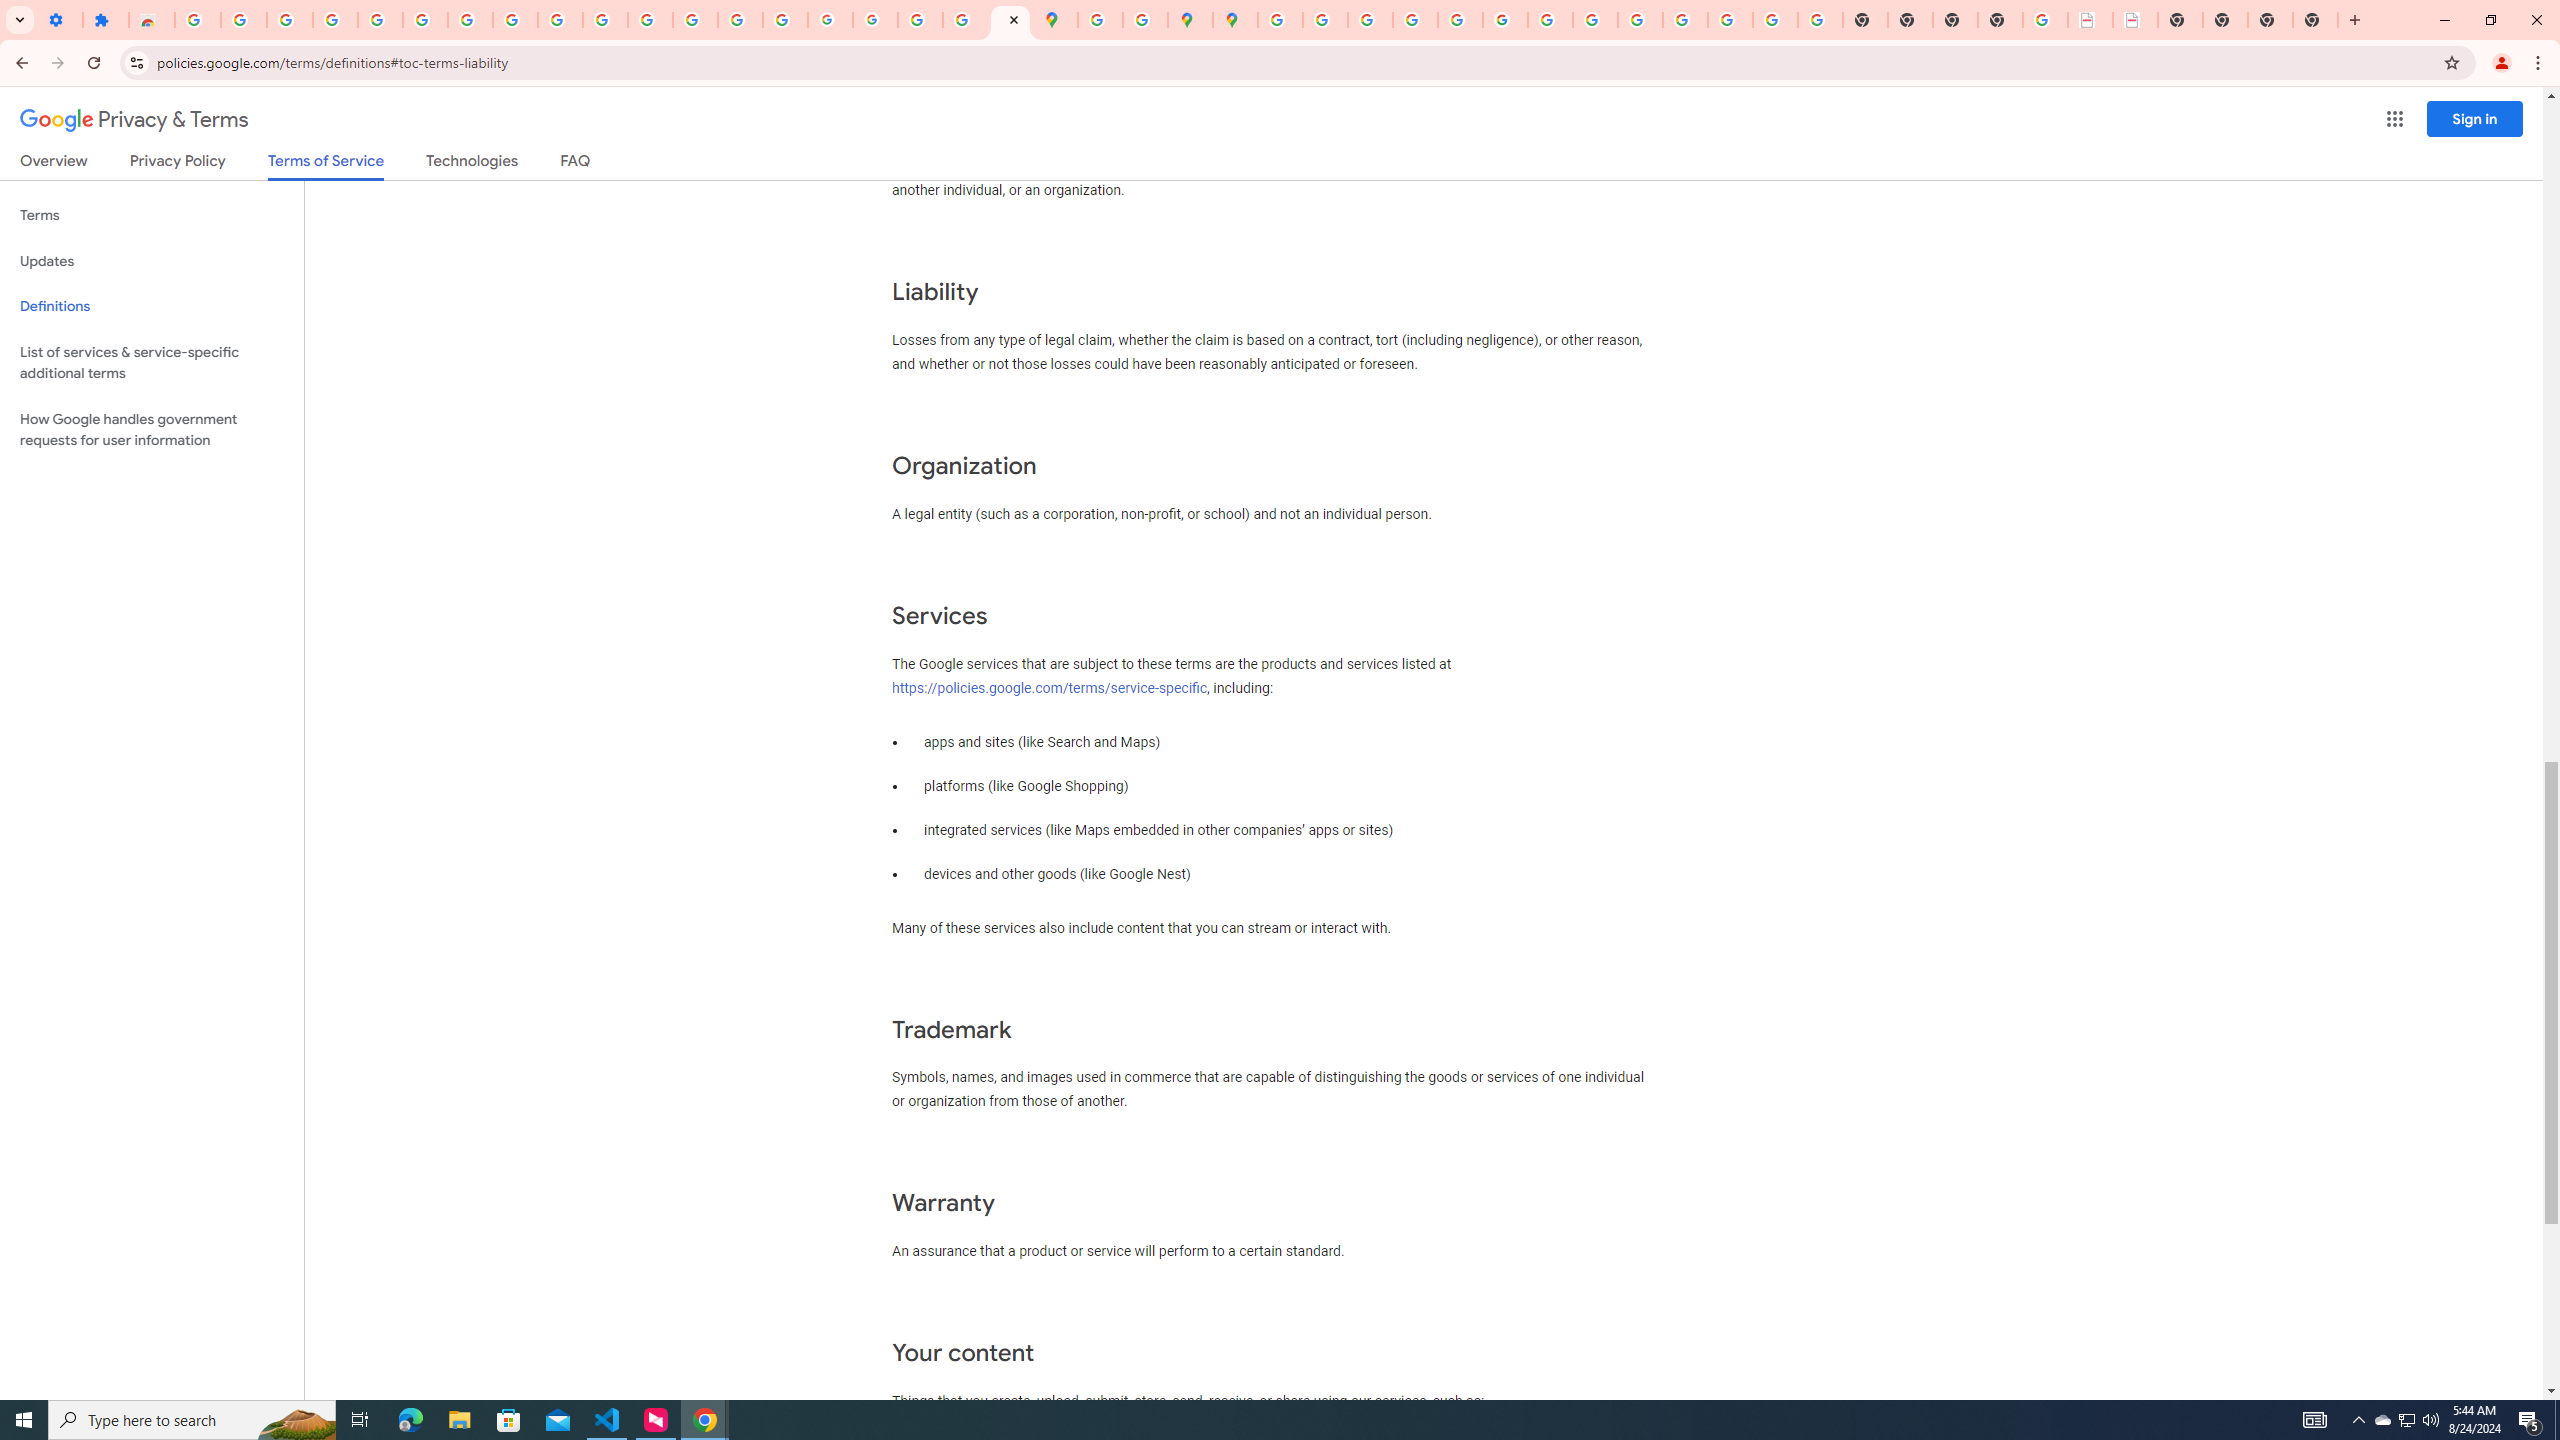 This screenshot has width=2560, height=1440. I want to click on 'New Tab', so click(2352, 19).